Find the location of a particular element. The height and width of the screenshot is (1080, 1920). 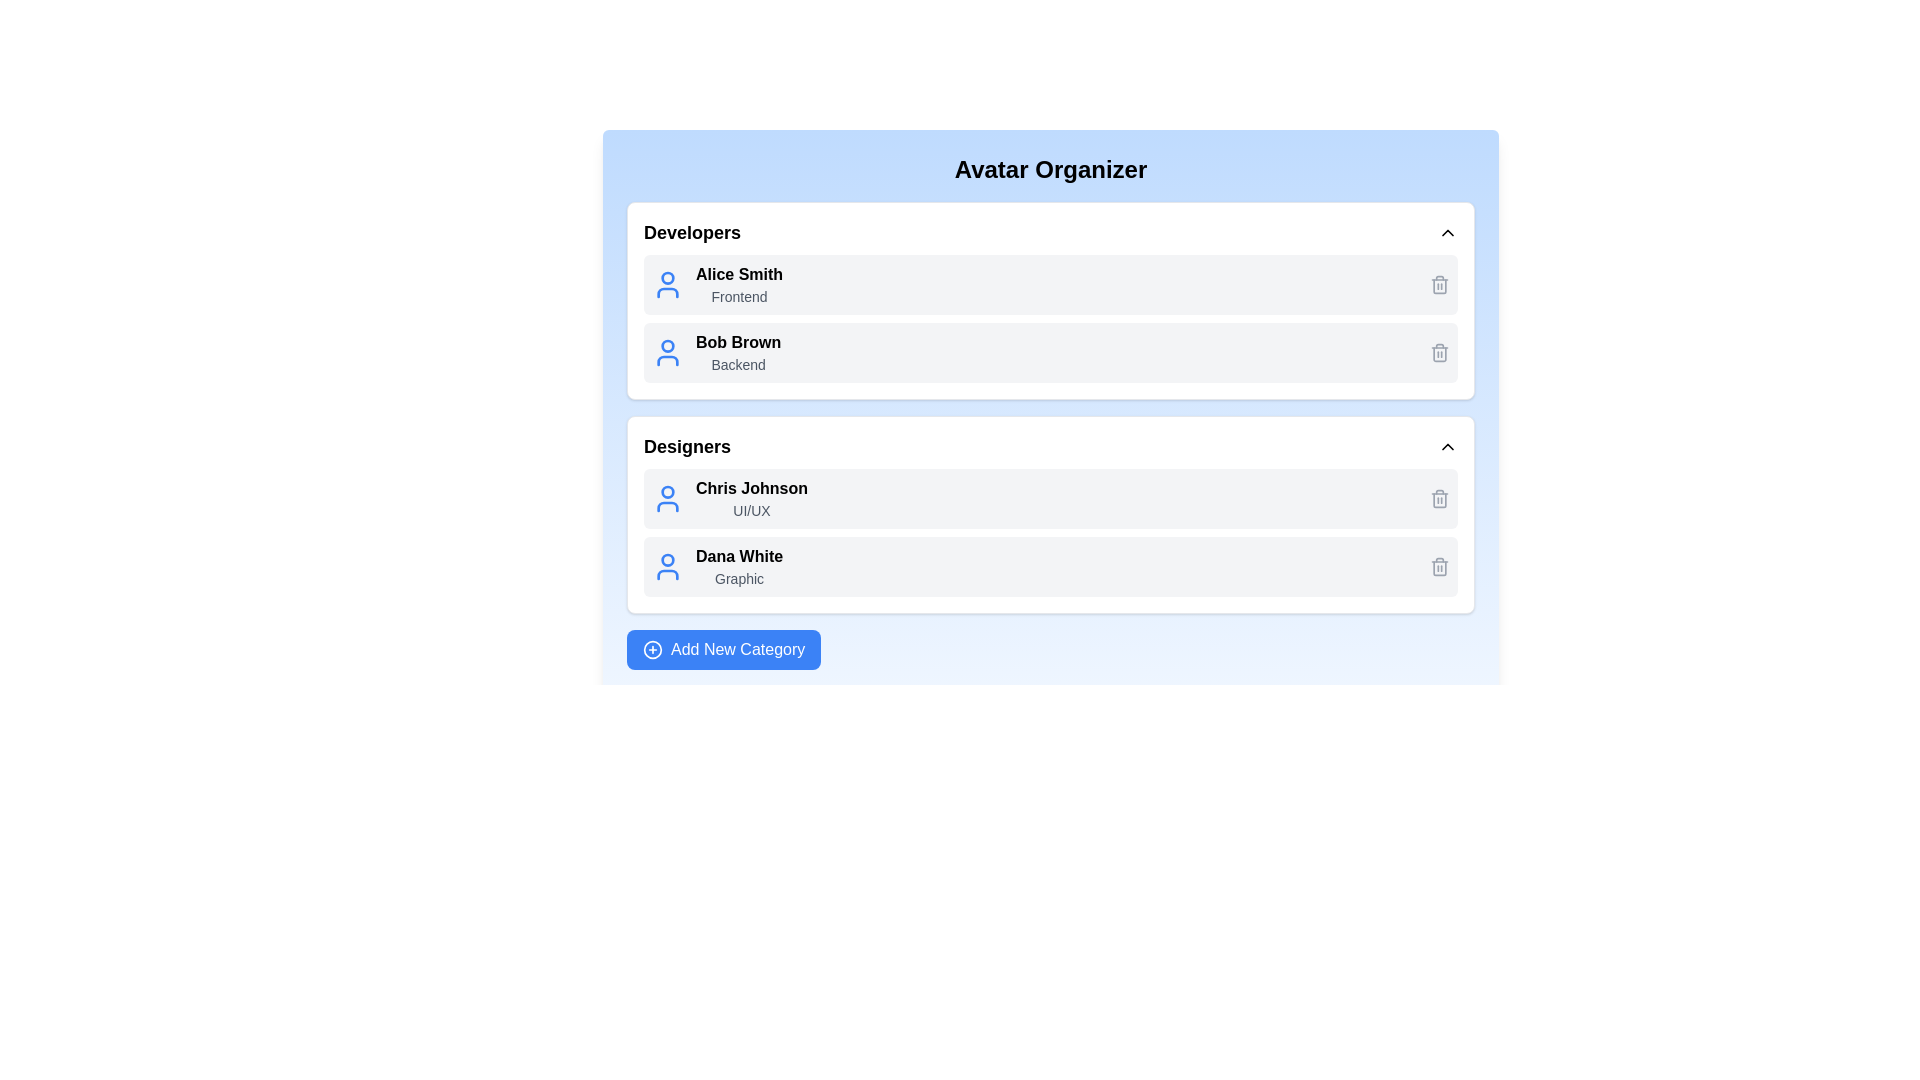

the SVG graphic icon representing user 'Dana White' located in the 'Designers' section, to the left of the text 'Dana White' and 'Graphic' is located at coordinates (667, 567).